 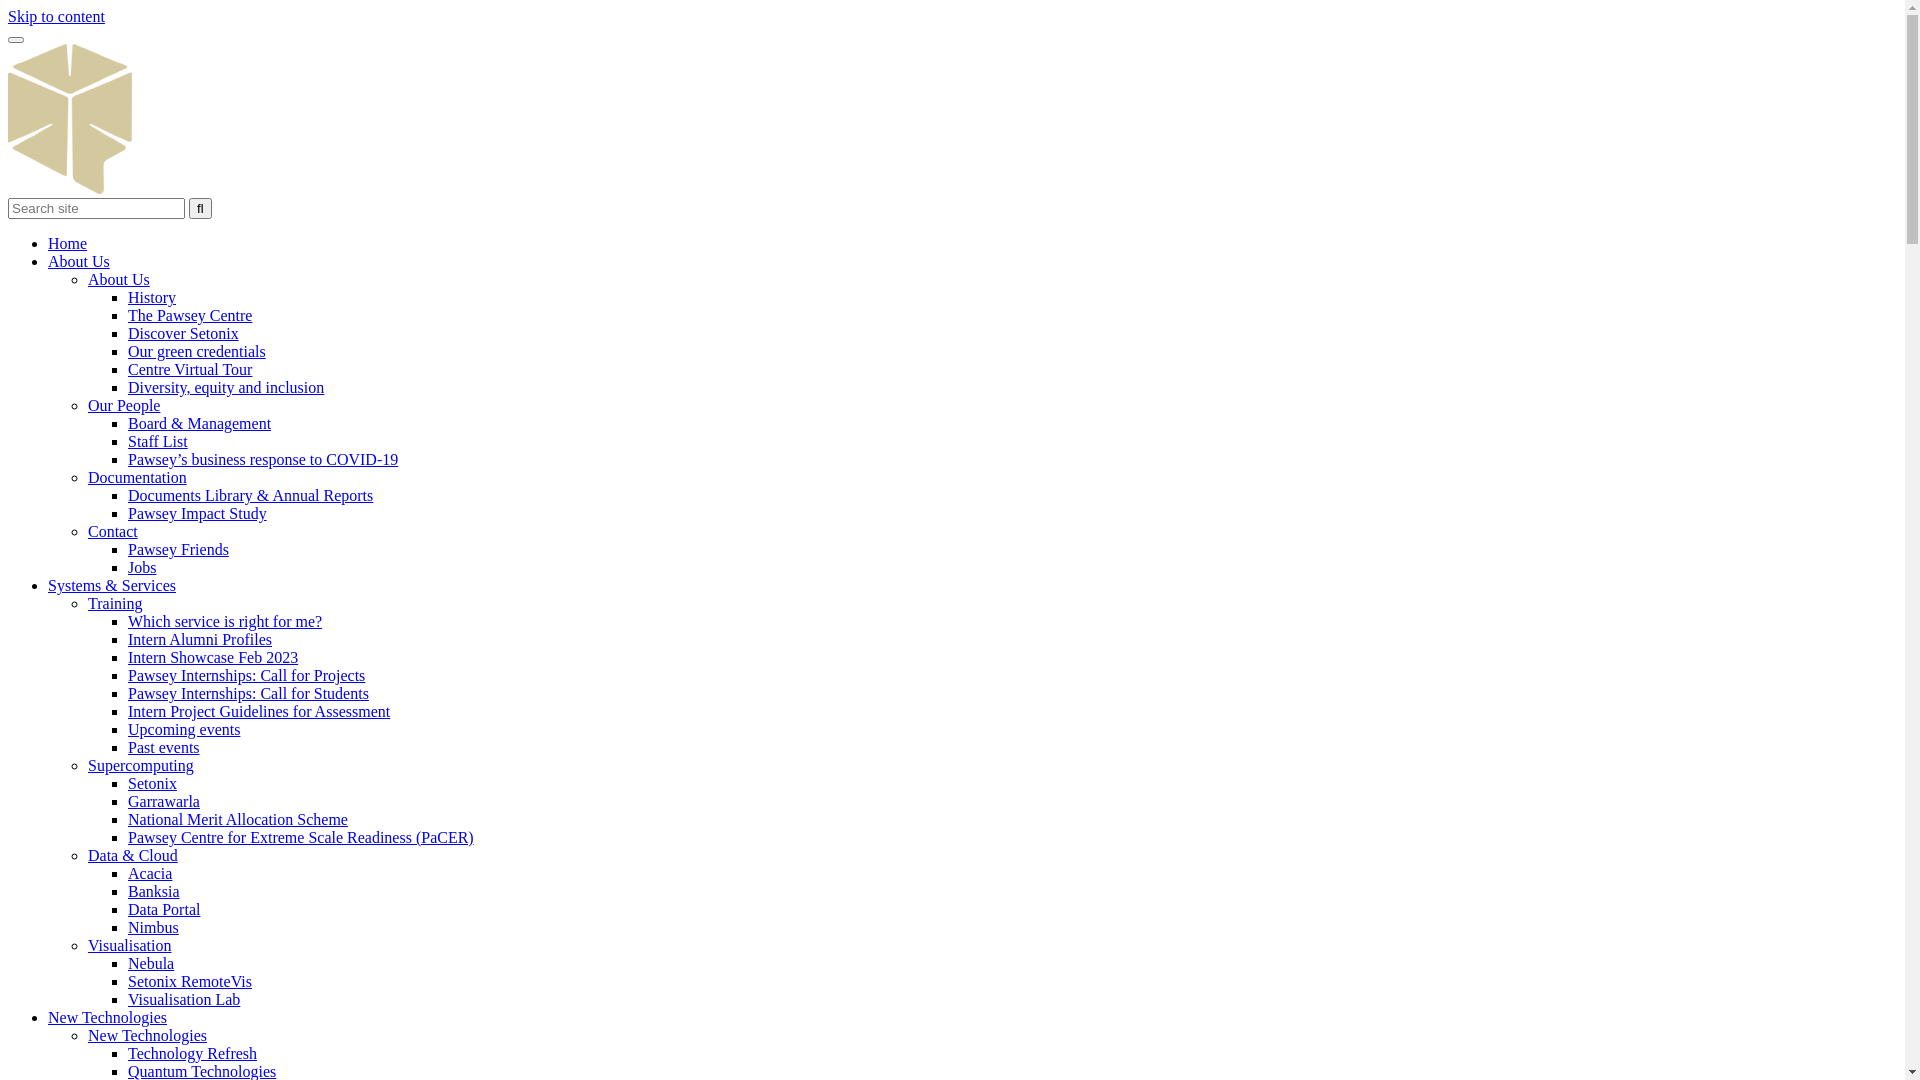 What do you see at coordinates (183, 999) in the screenshot?
I see `'Visualisation Lab'` at bounding box center [183, 999].